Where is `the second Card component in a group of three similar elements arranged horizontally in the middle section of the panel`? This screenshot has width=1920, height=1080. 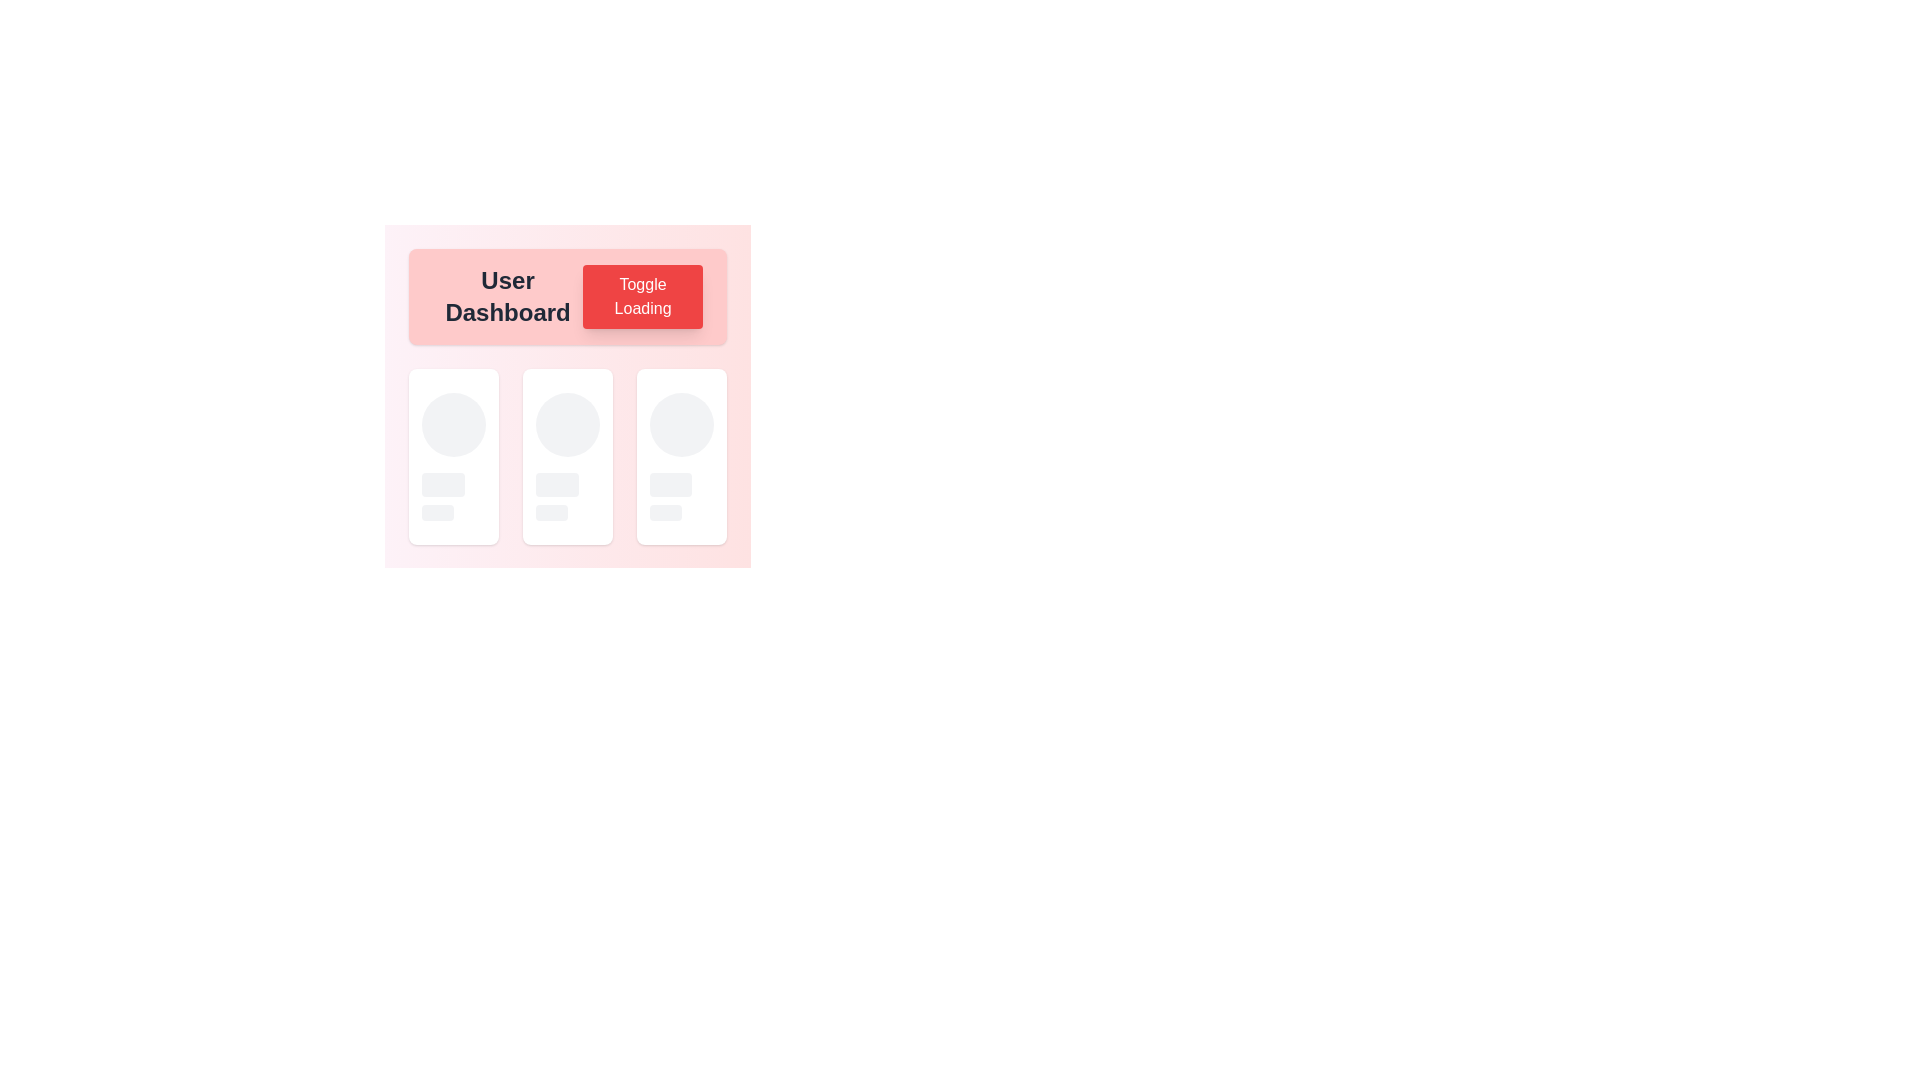 the second Card component in a group of three similar elements arranged horizontally in the middle section of the panel is located at coordinates (566, 384).